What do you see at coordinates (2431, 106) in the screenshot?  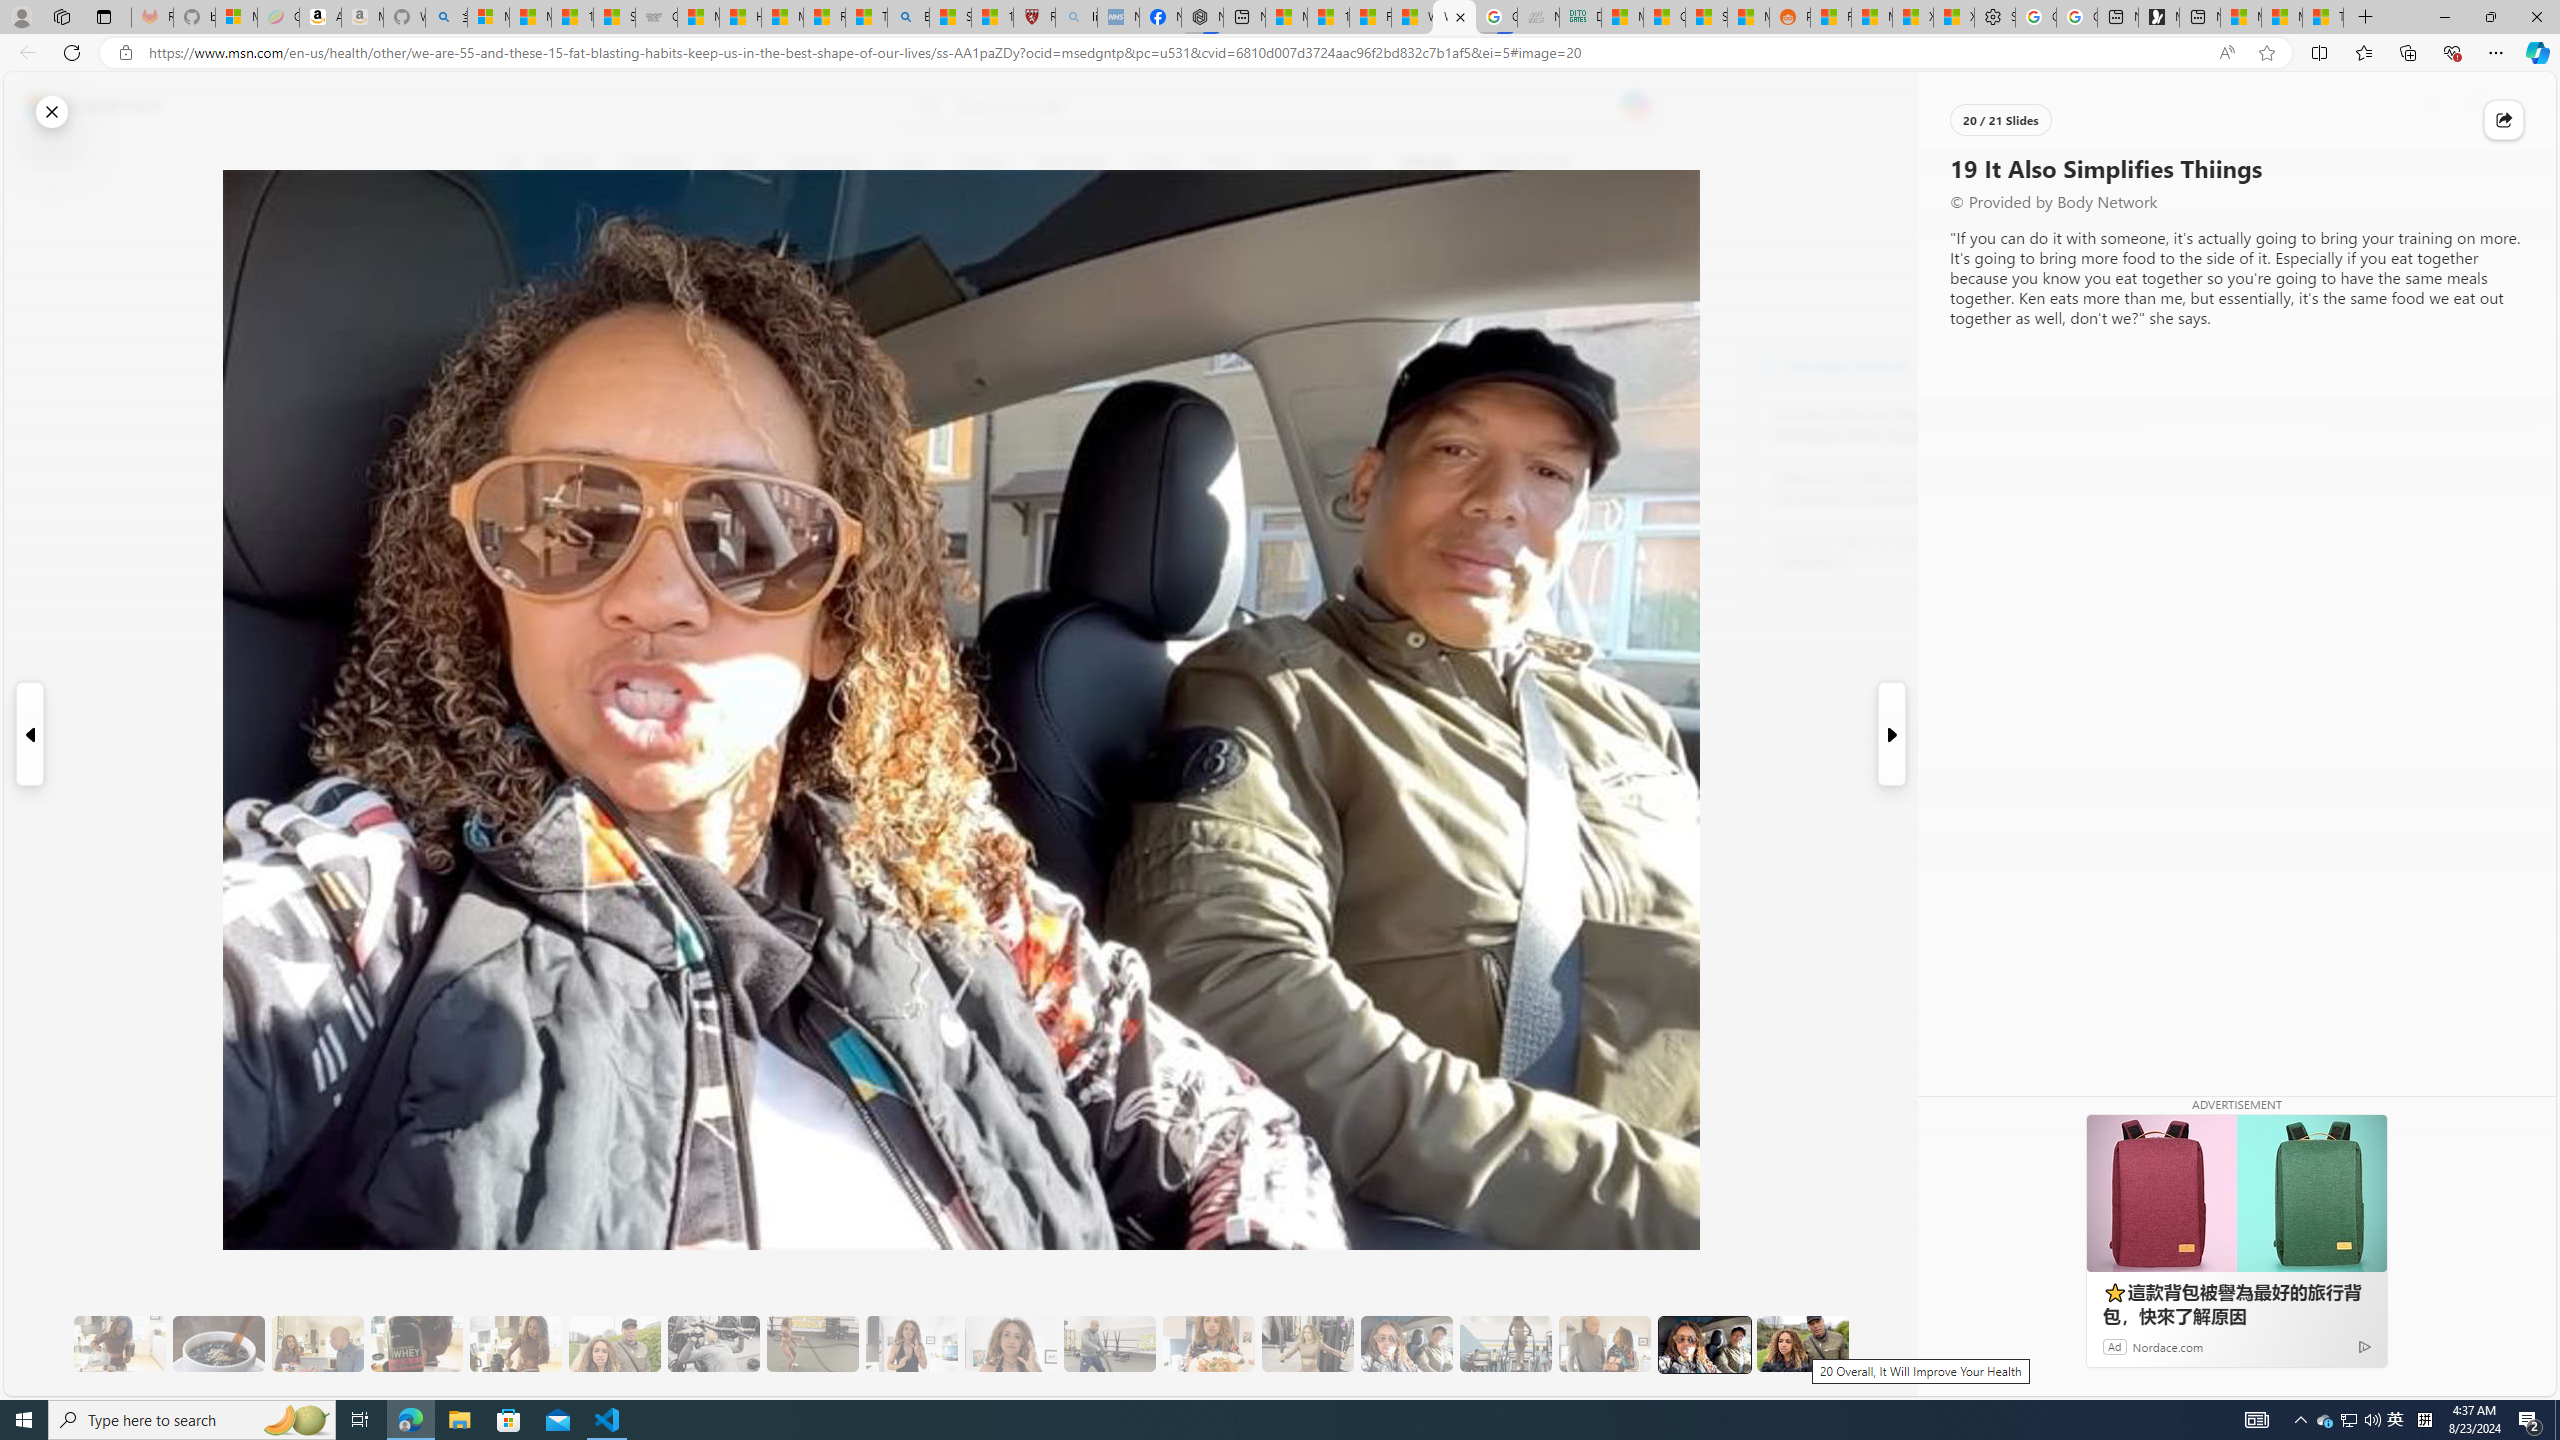 I see `'Microsoft rewards'` at bounding box center [2431, 106].